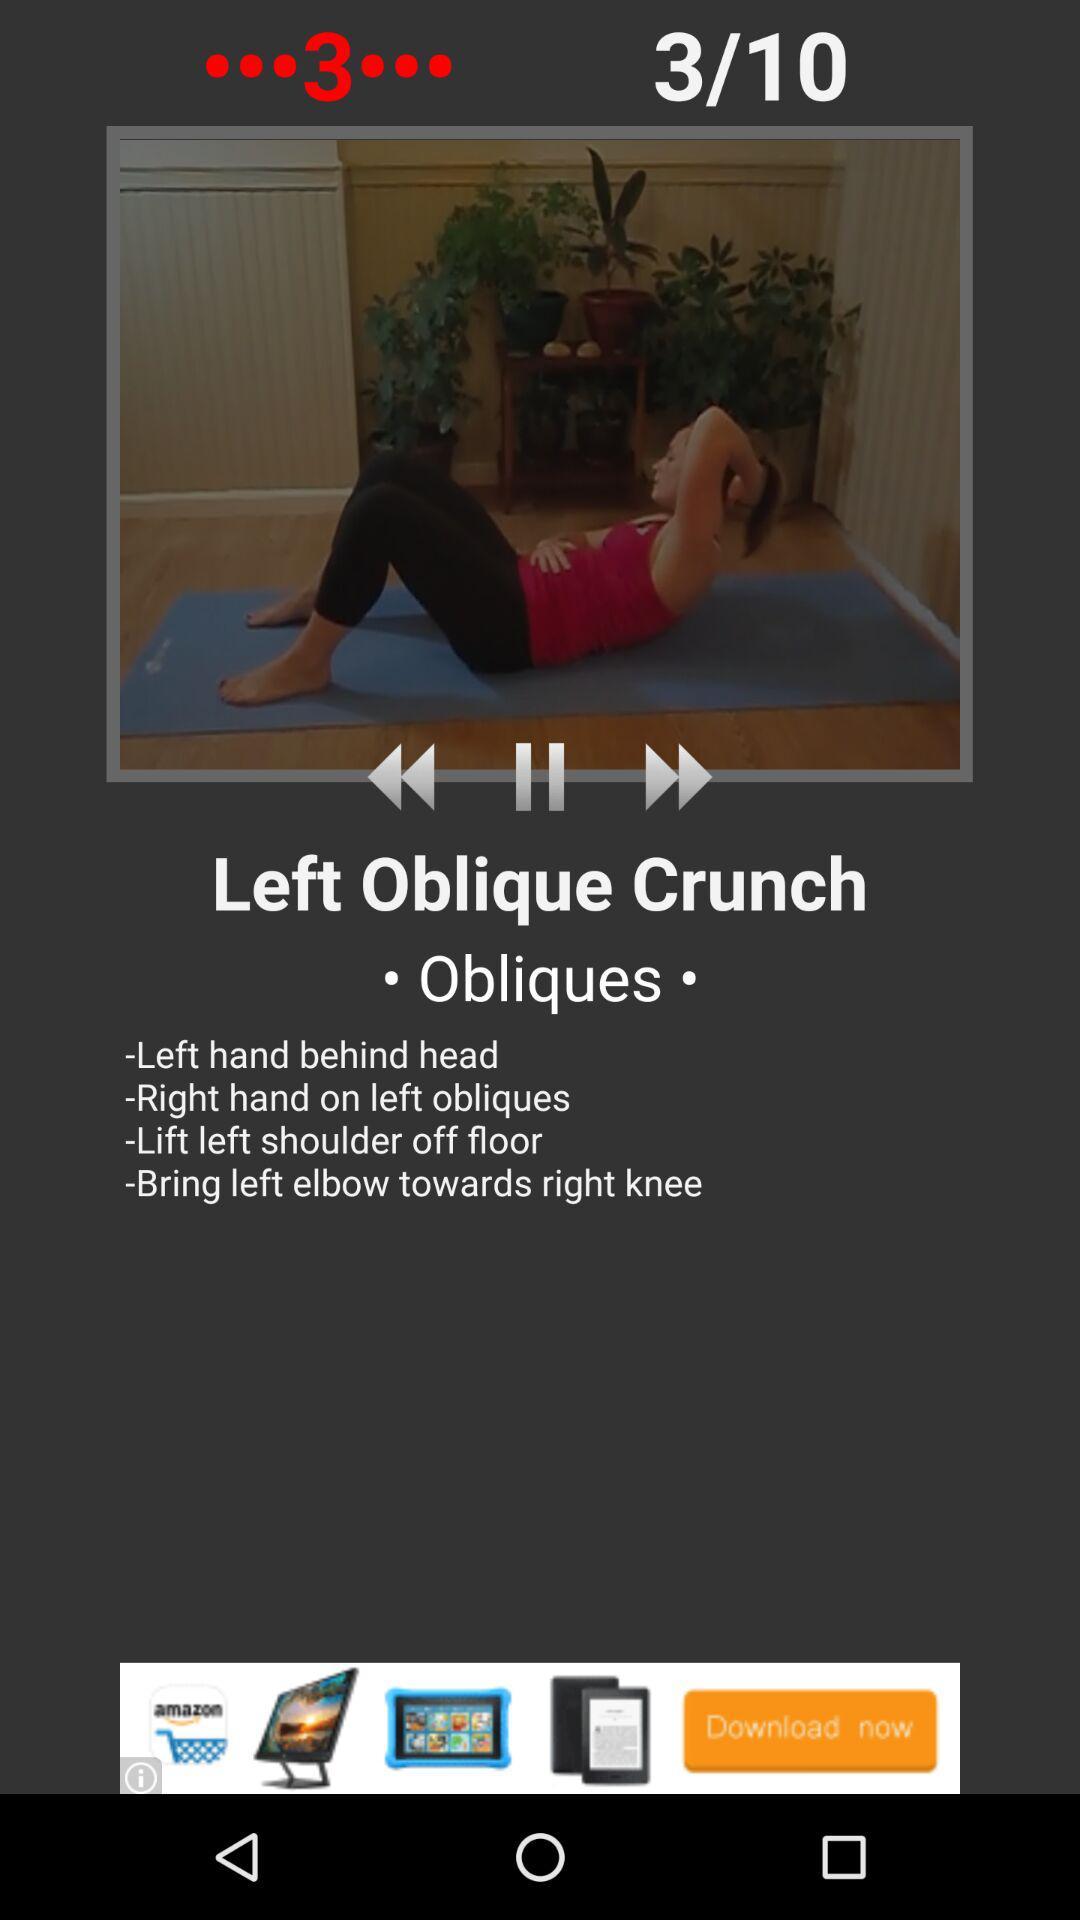 Image resolution: width=1080 pixels, height=1920 pixels. What do you see at coordinates (407, 776) in the screenshot?
I see `go back` at bounding box center [407, 776].